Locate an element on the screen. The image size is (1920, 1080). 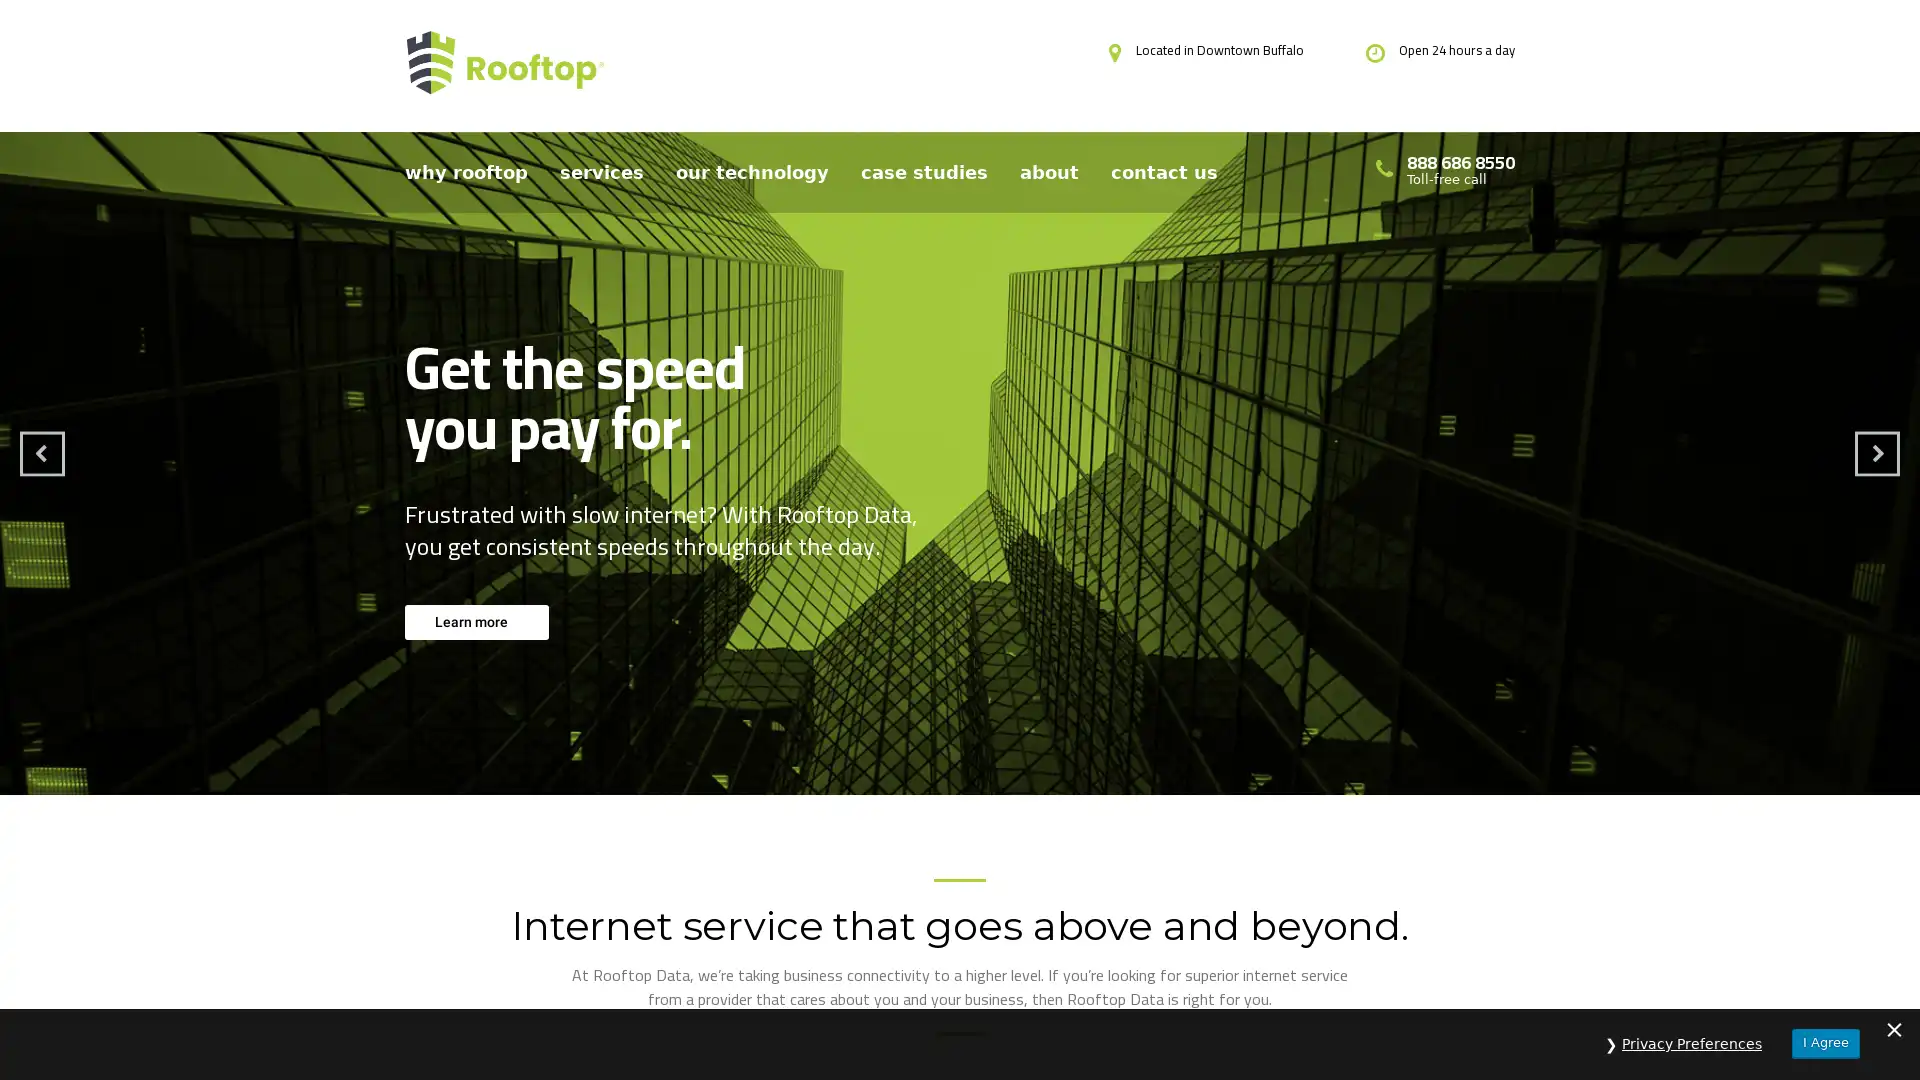
I Agree is located at coordinates (1825, 1042).